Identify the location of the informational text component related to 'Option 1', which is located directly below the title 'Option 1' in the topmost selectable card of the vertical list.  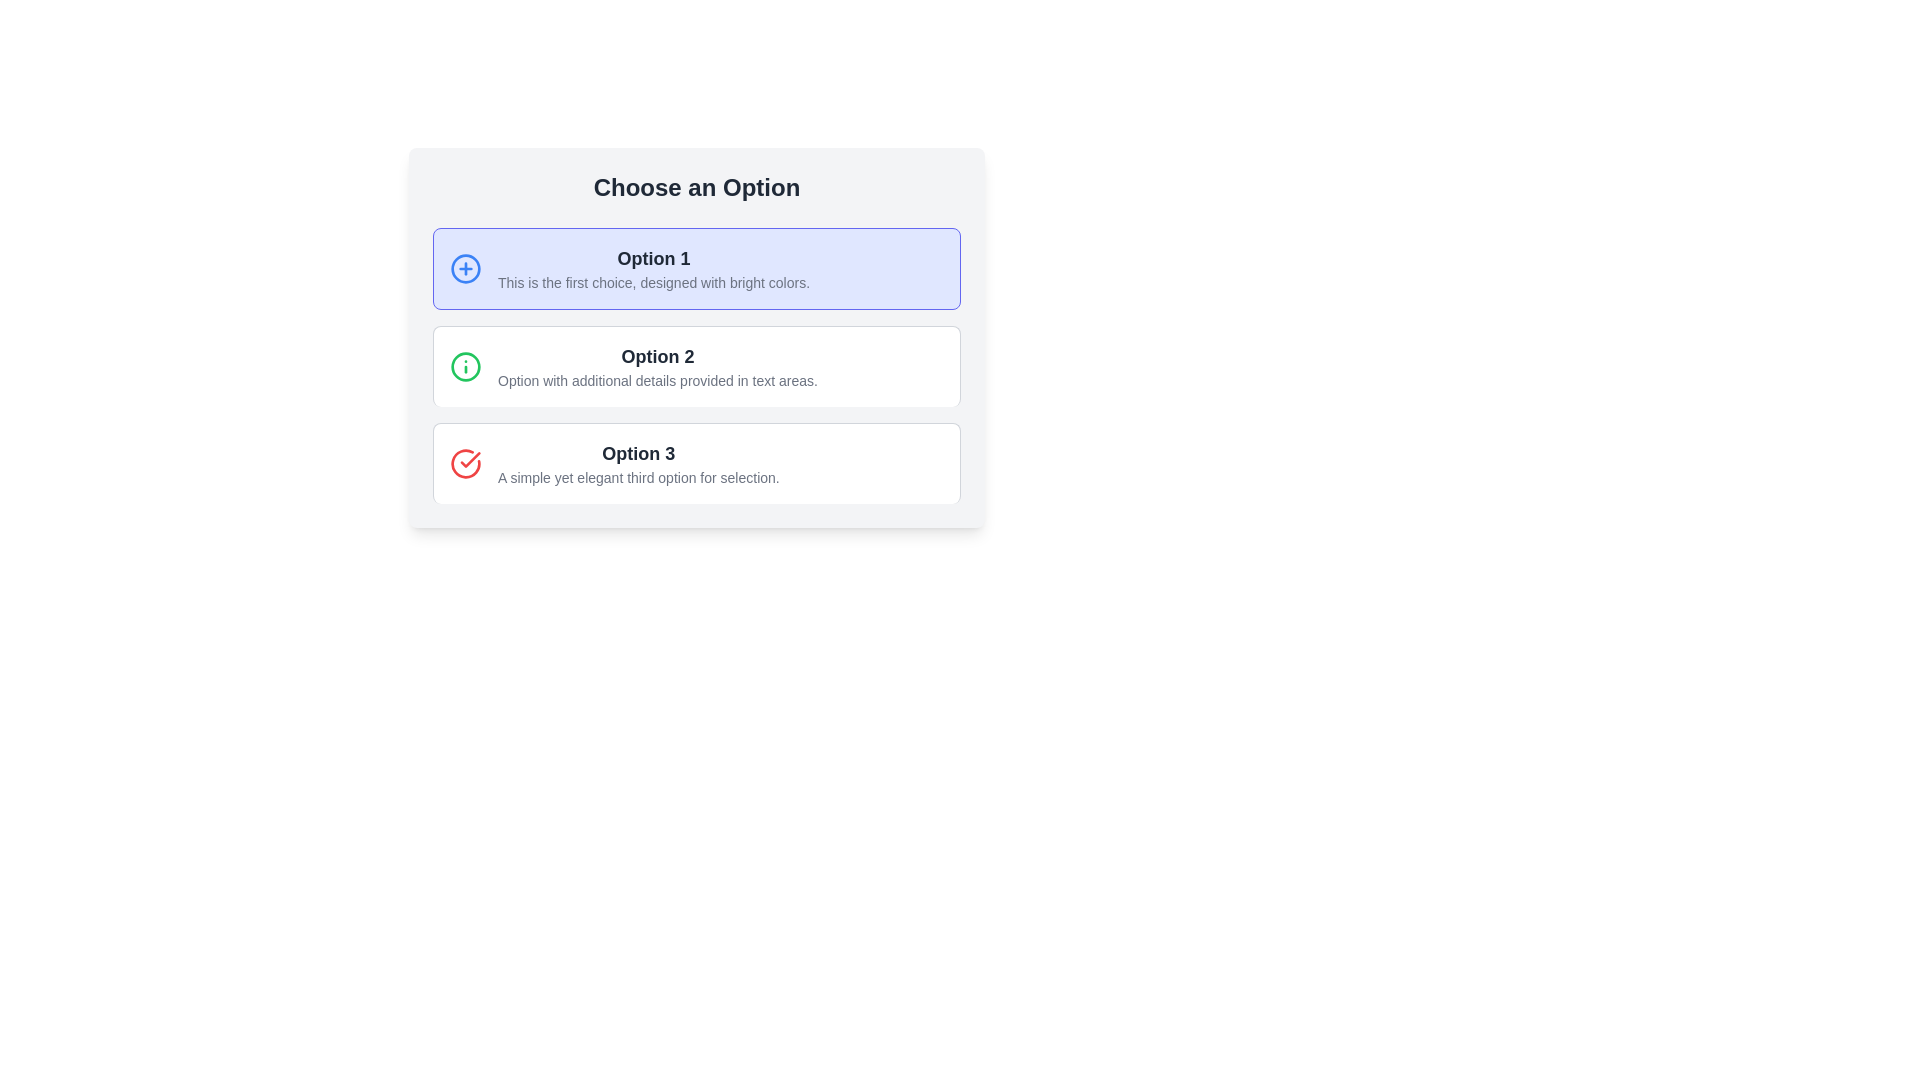
(653, 282).